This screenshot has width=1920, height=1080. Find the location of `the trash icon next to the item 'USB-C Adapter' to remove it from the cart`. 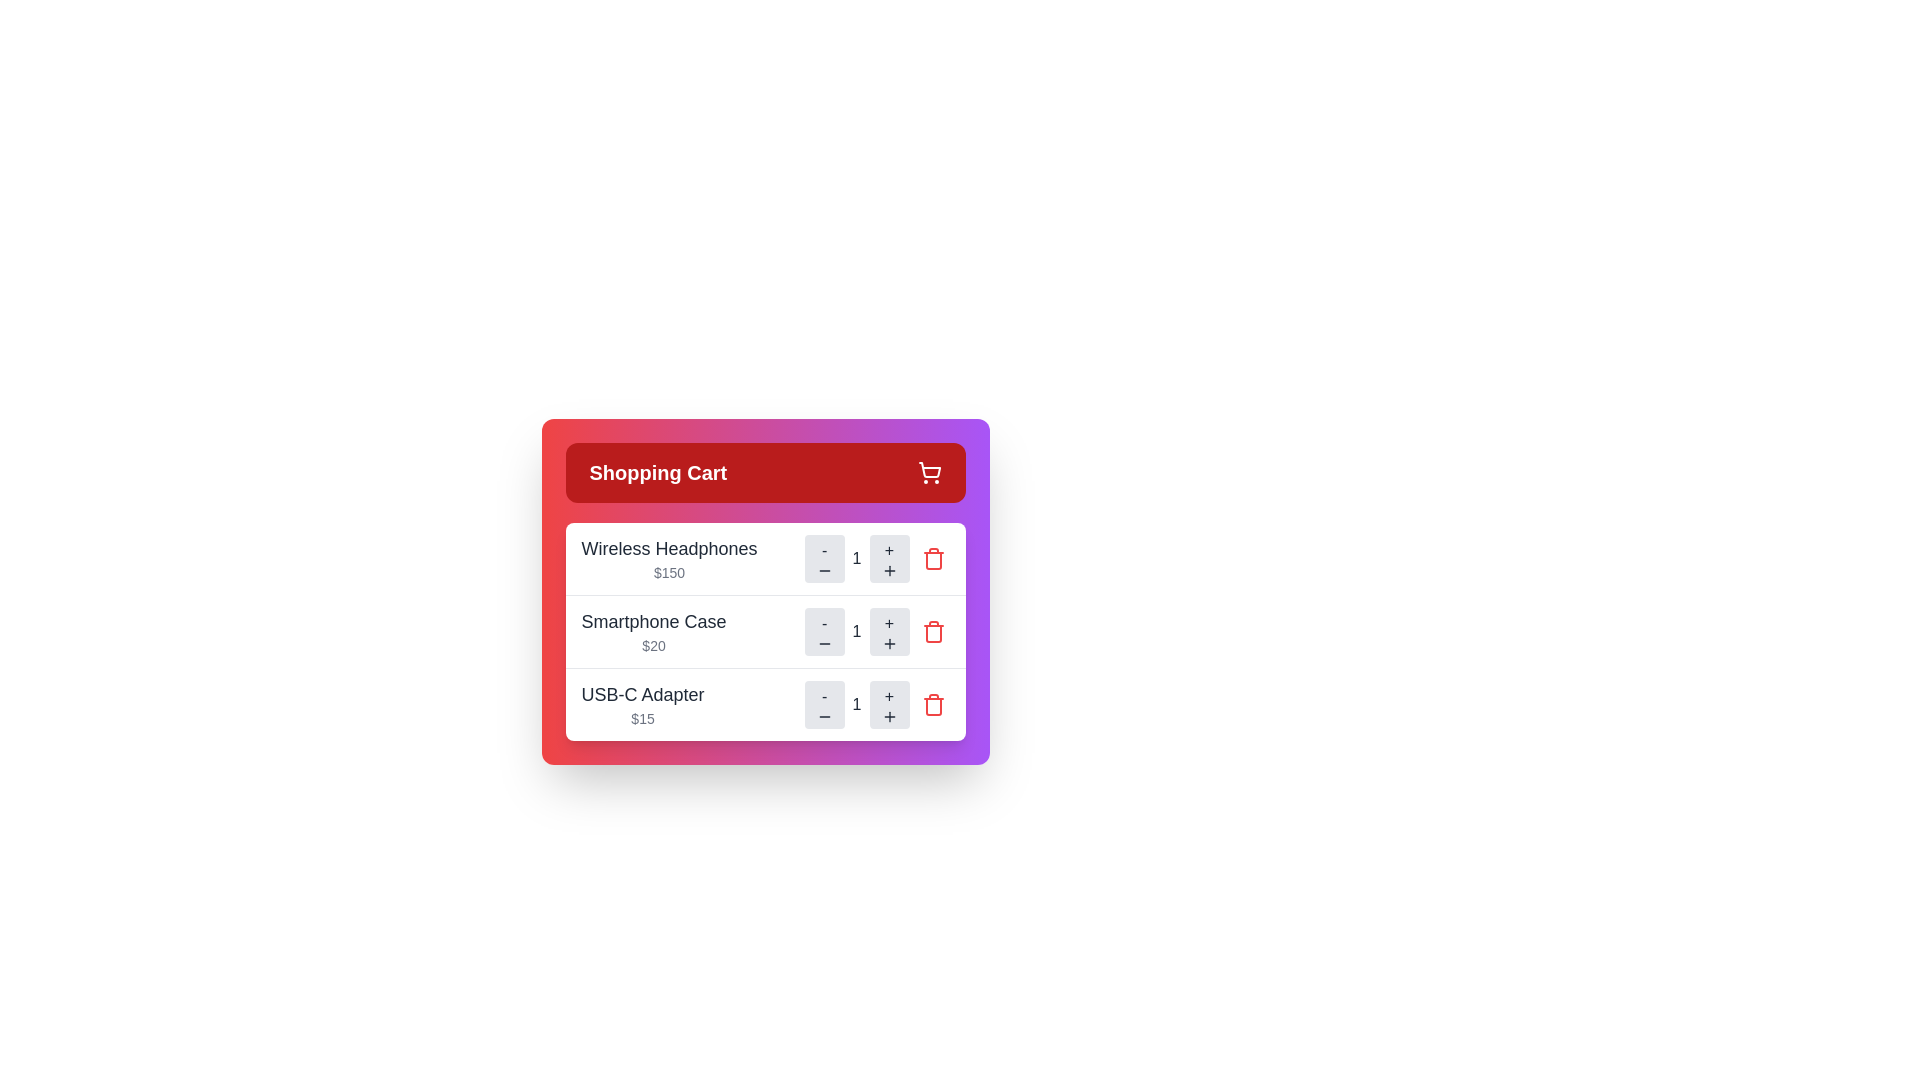

the trash icon next to the item 'USB-C Adapter' to remove it from the cart is located at coordinates (932, 704).